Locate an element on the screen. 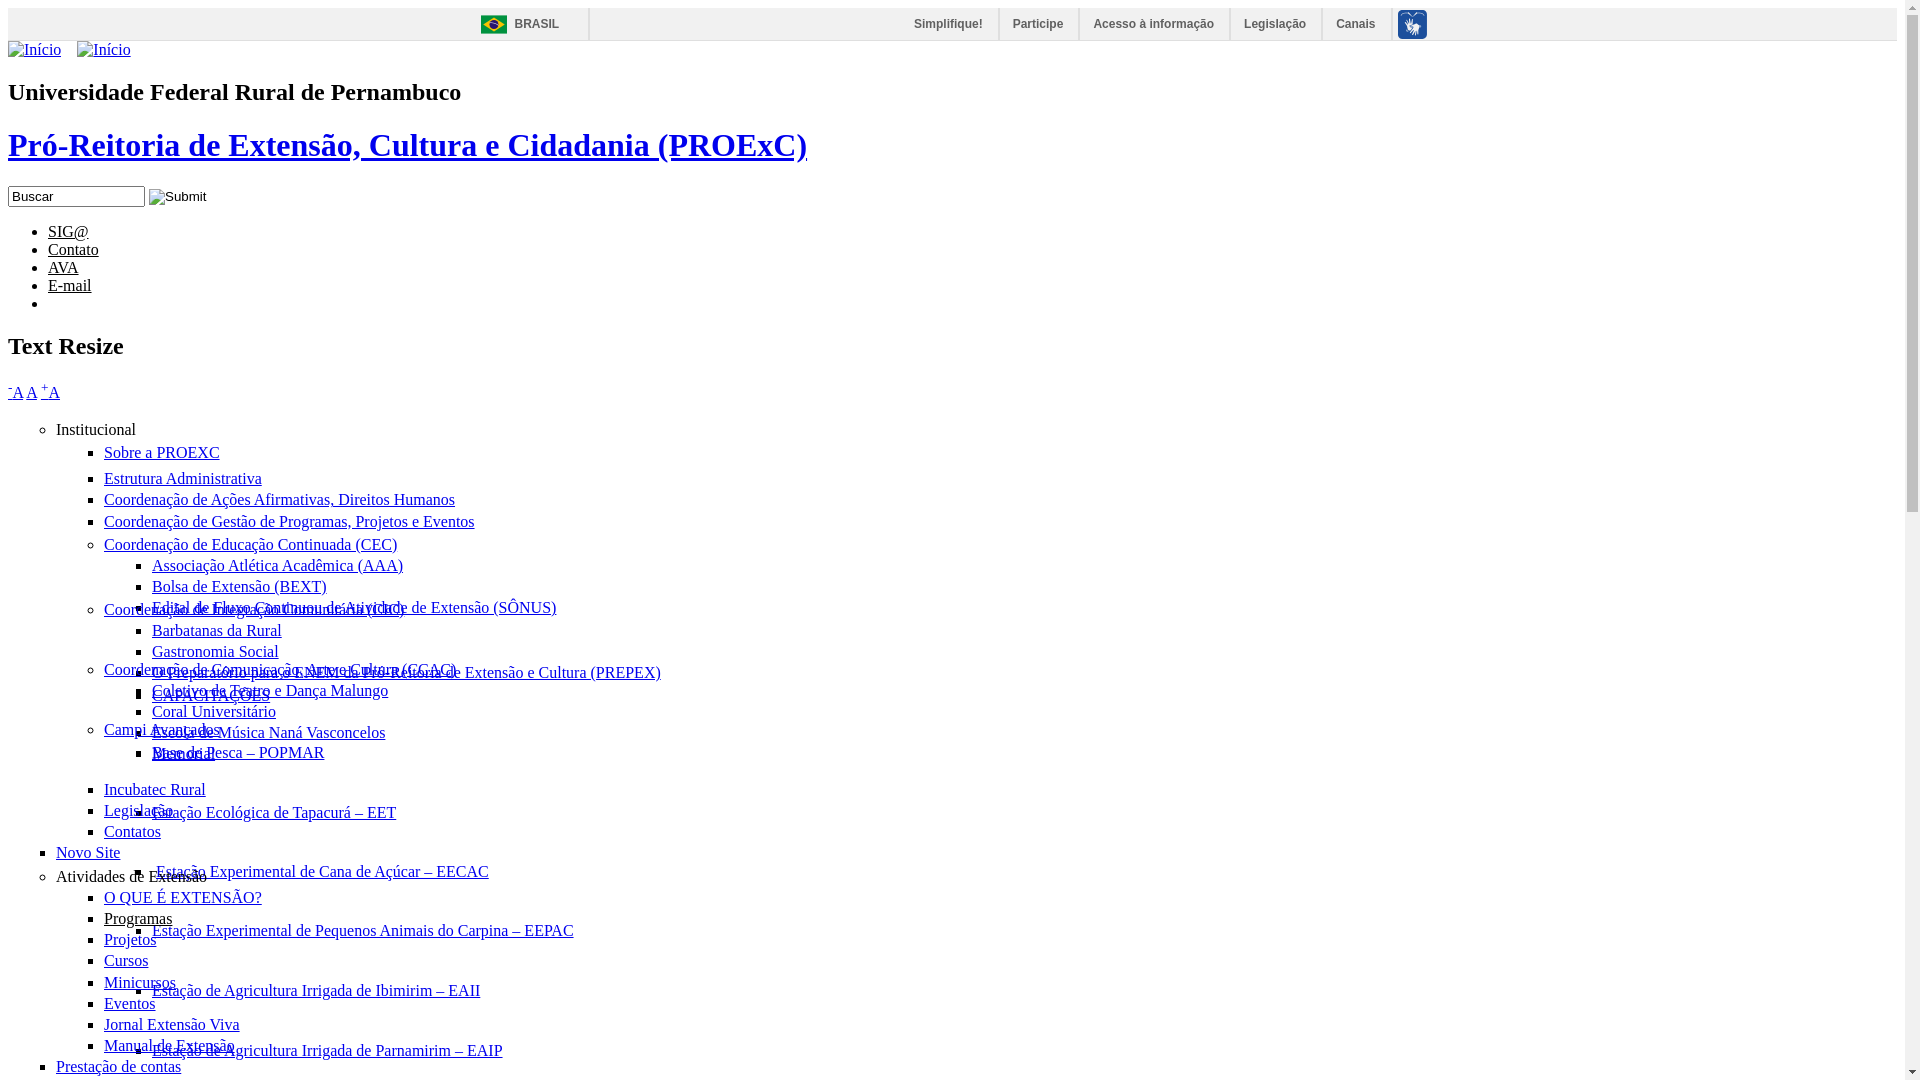 This screenshot has width=1920, height=1080. 'Cursos' is located at coordinates (124, 959).